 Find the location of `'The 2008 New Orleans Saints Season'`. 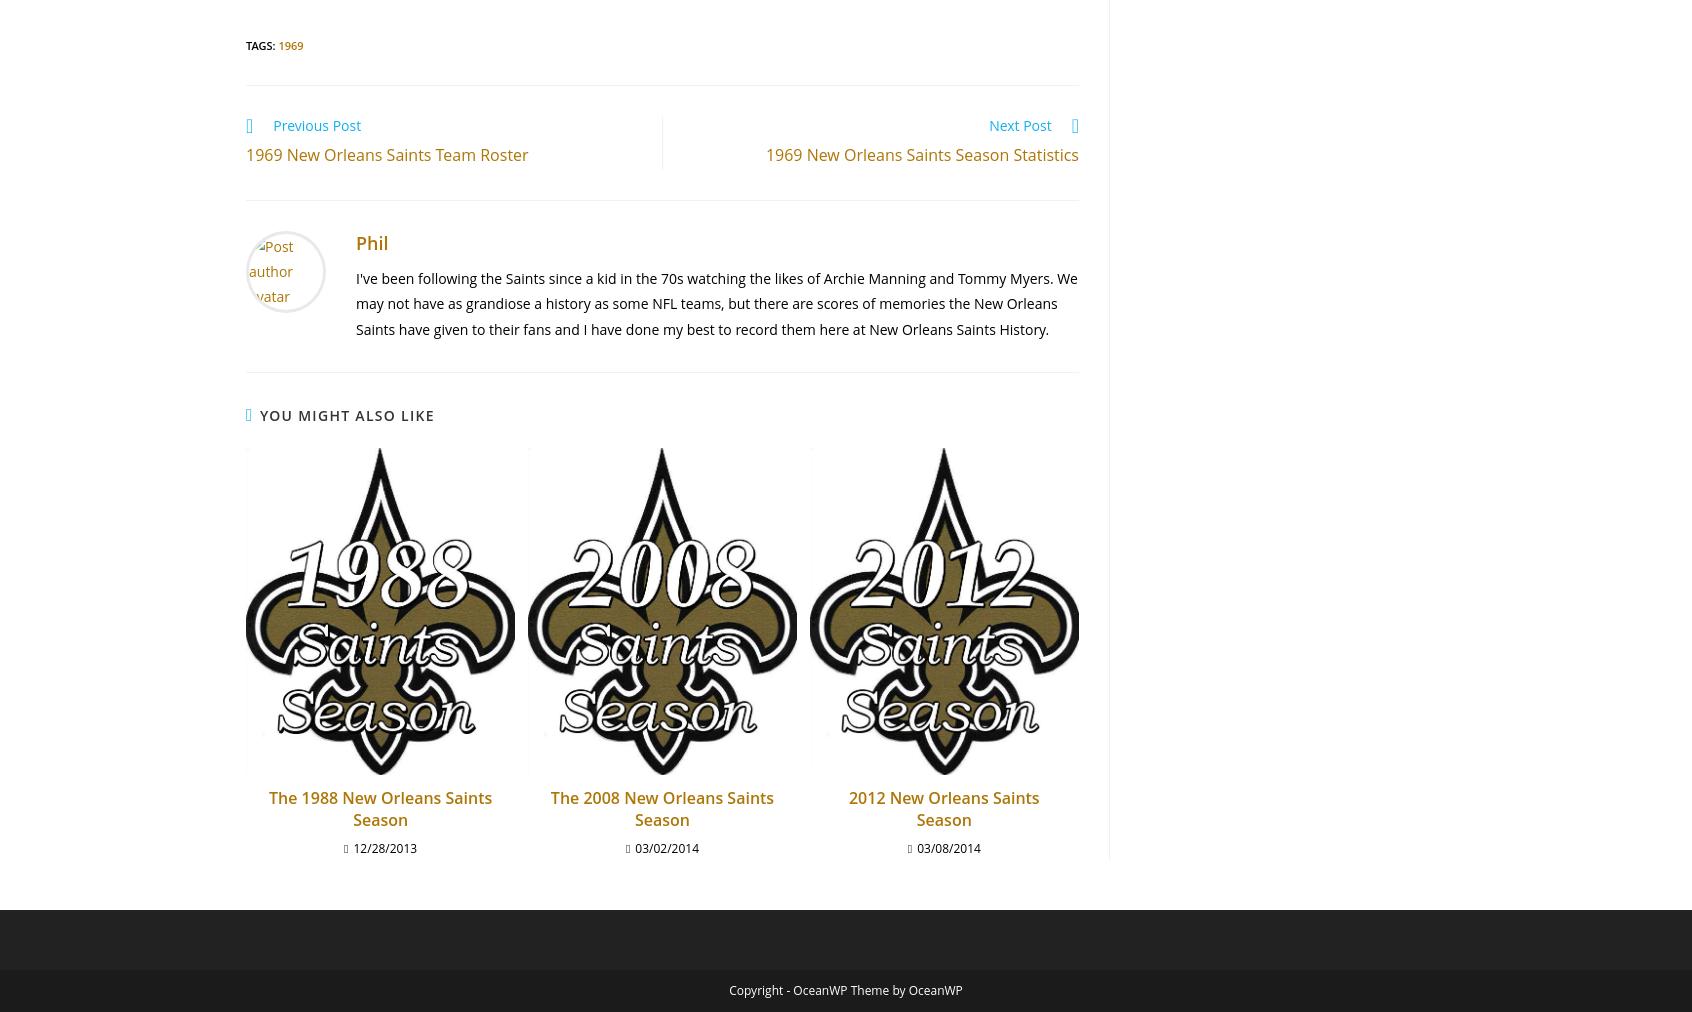

'The 2008 New Orleans Saints Season' is located at coordinates (662, 807).